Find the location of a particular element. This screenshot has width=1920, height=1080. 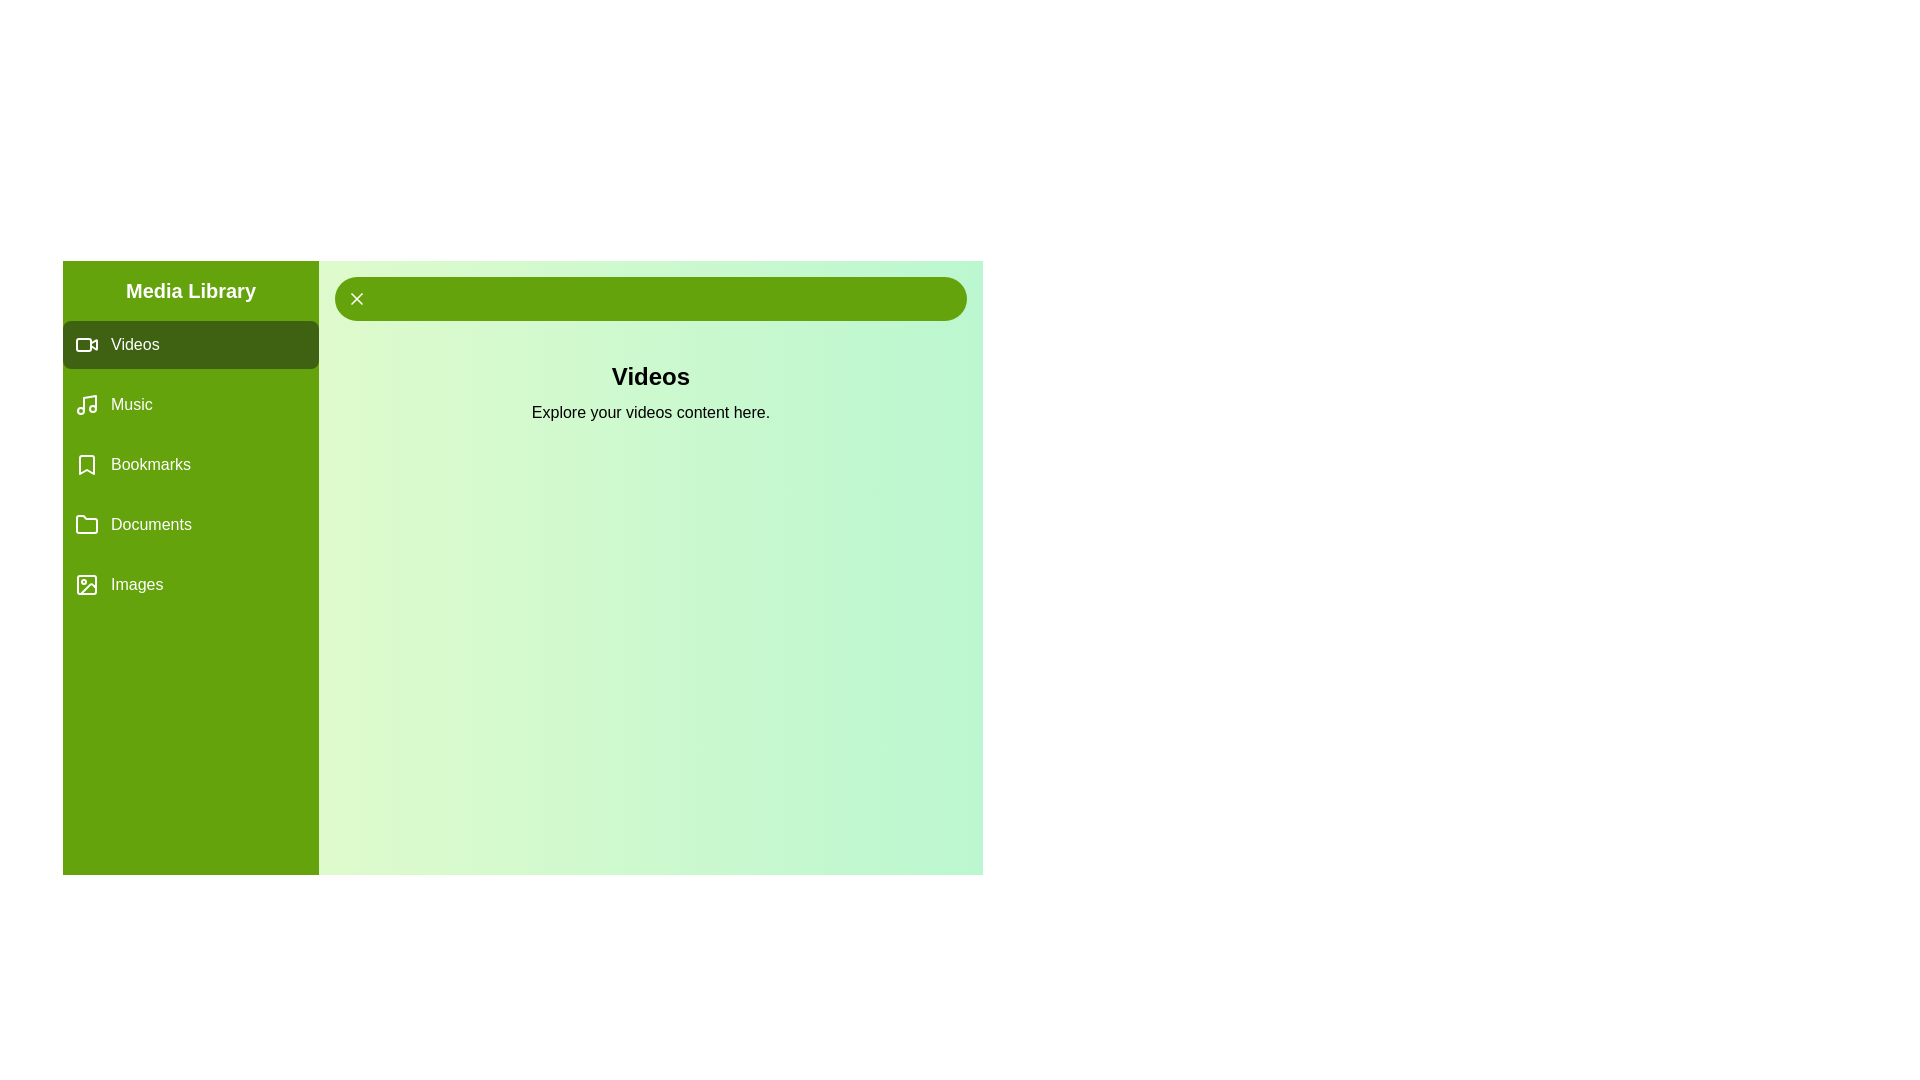

the Music tab by clicking on its label in the drawer is located at coordinates (191, 405).